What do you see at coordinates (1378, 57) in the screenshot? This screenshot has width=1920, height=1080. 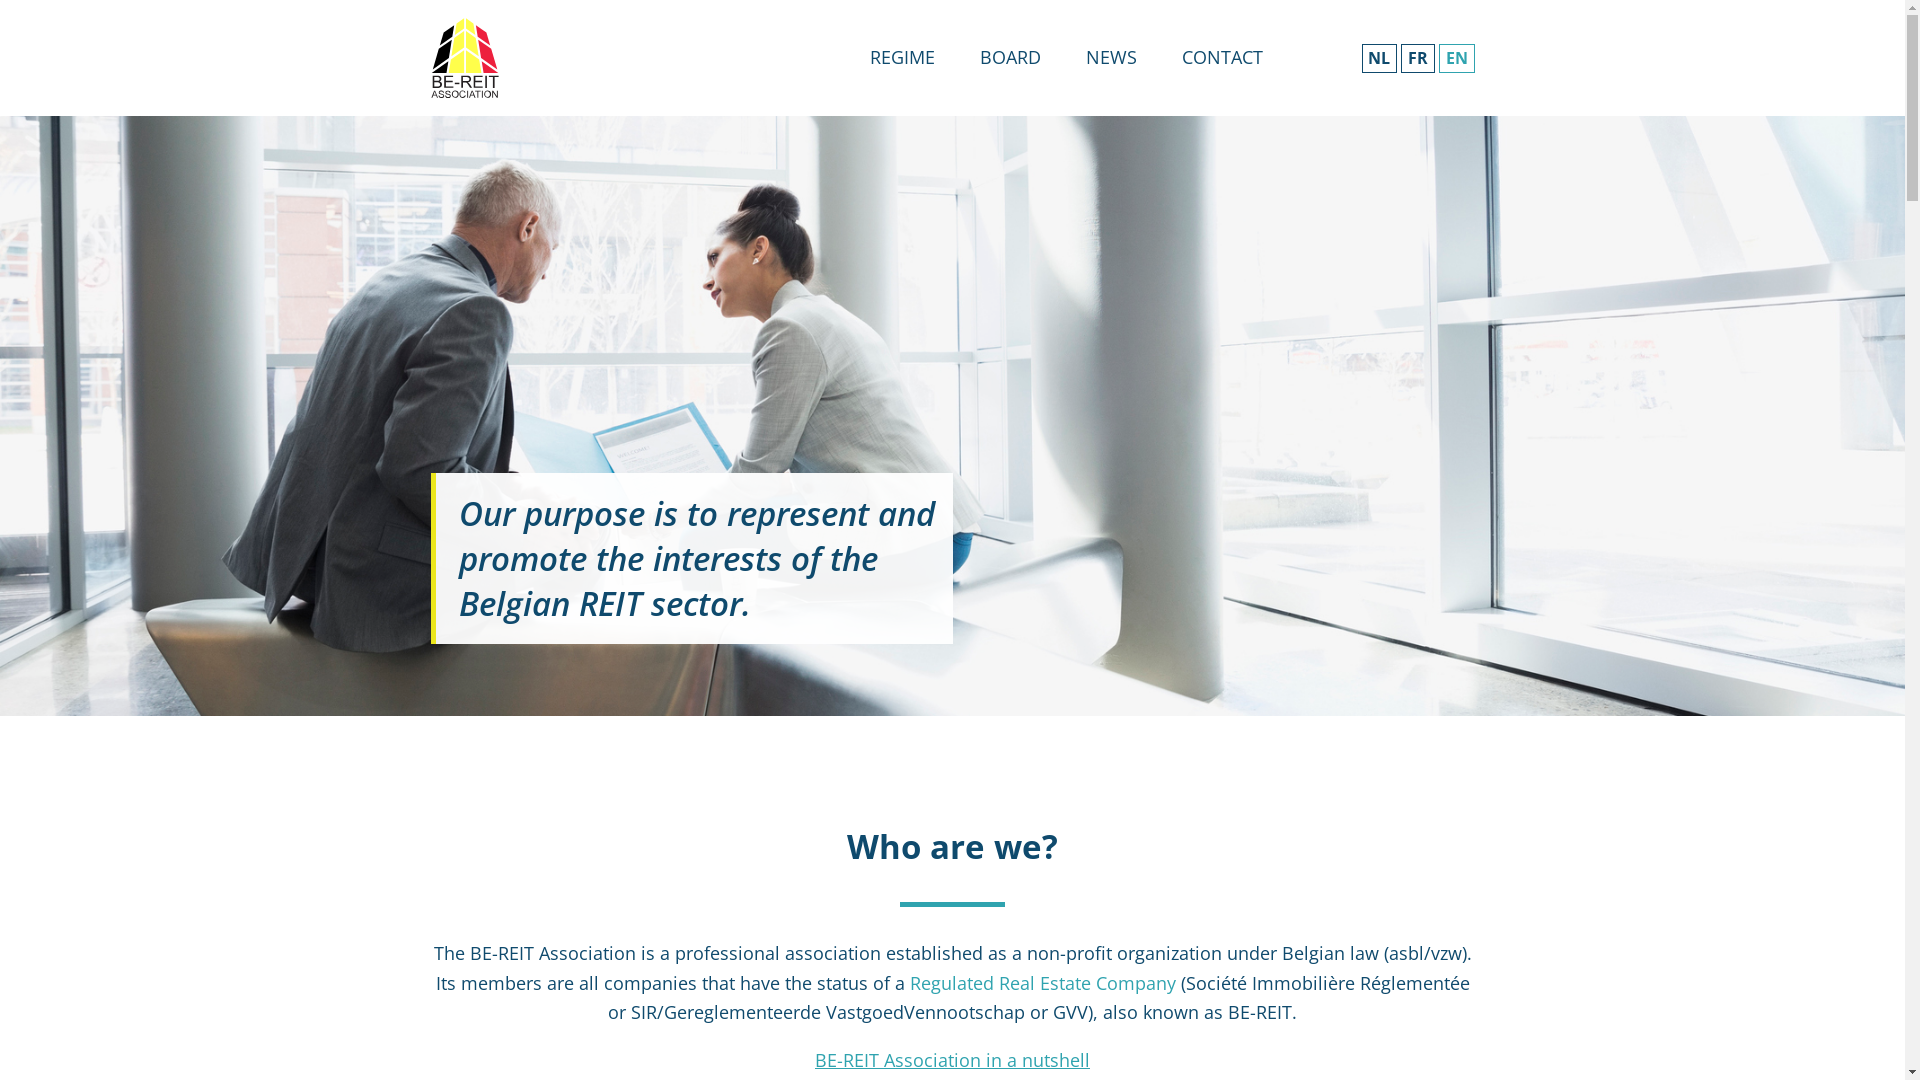 I see `'NL'` at bounding box center [1378, 57].